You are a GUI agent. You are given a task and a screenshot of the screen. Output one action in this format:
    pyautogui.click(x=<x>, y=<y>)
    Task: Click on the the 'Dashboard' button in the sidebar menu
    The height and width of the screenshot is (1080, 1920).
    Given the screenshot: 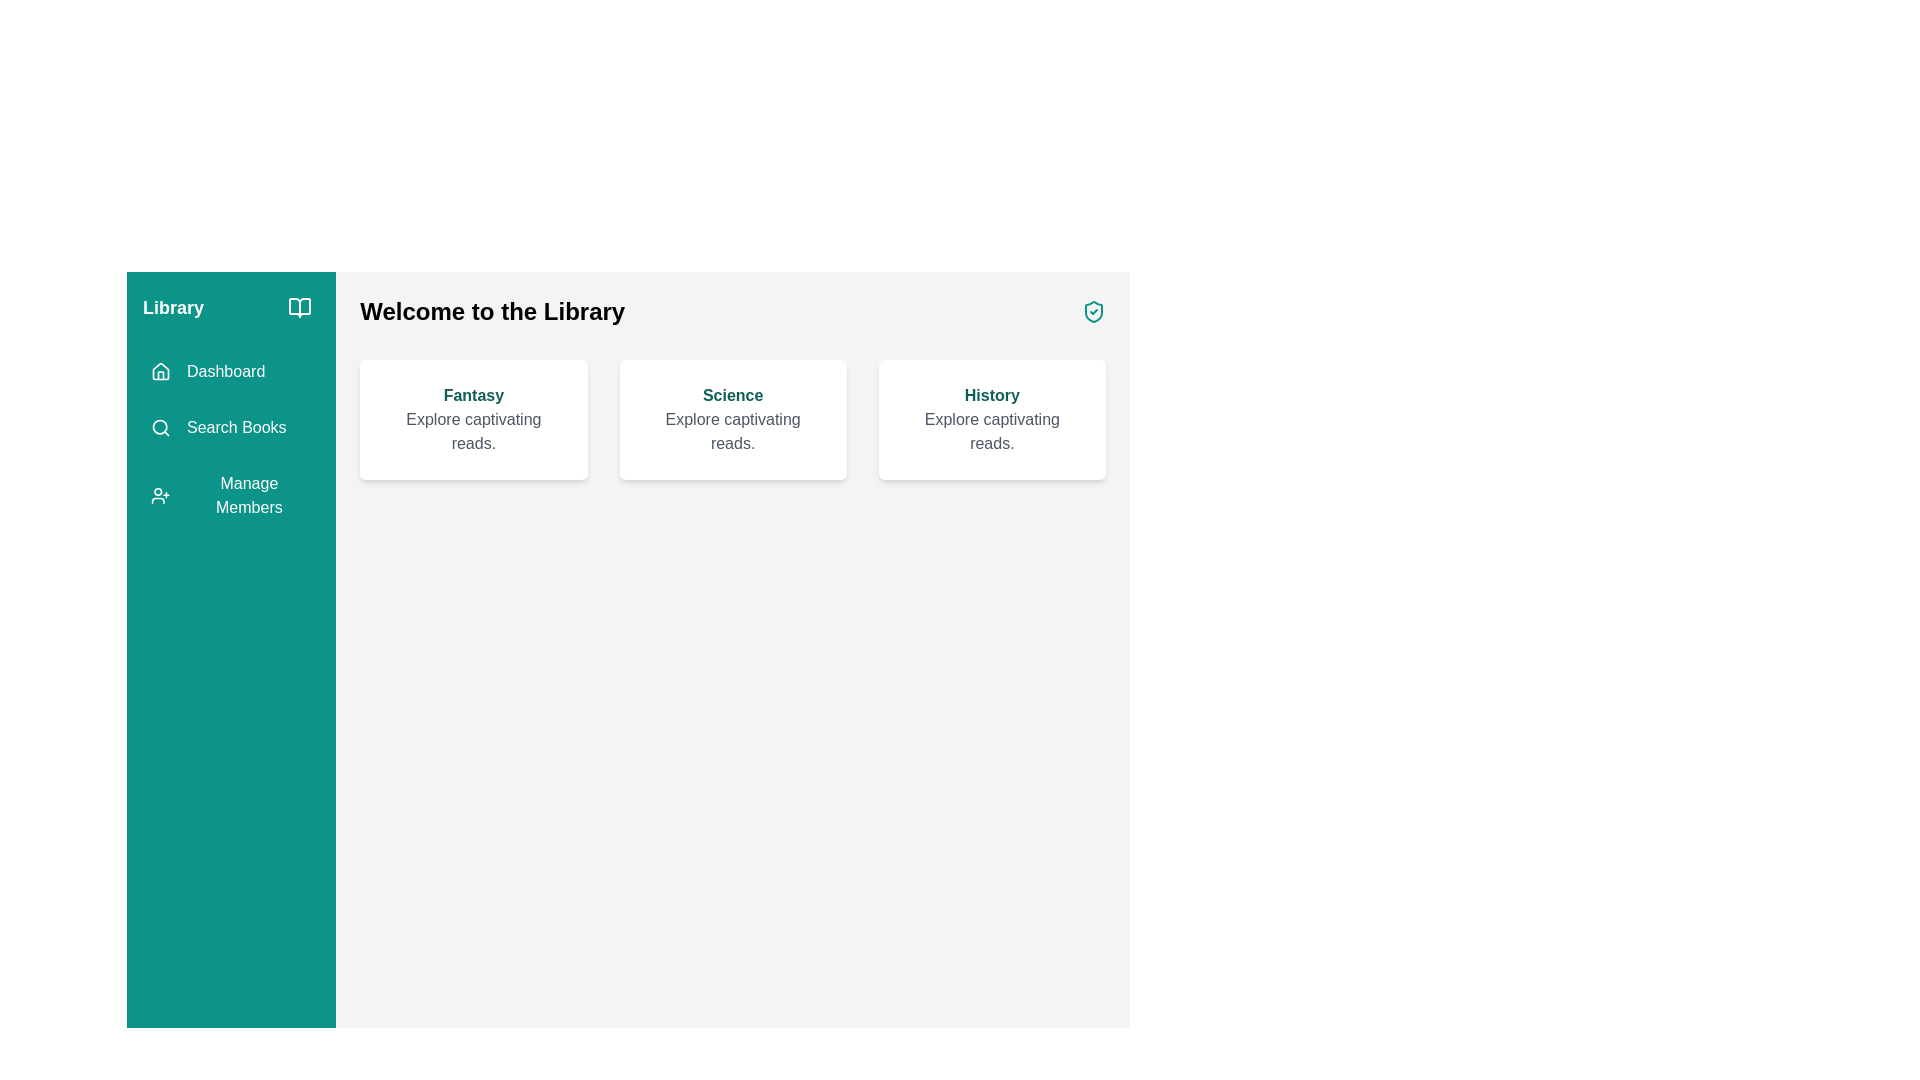 What is the action you would take?
    pyautogui.click(x=208, y=371)
    